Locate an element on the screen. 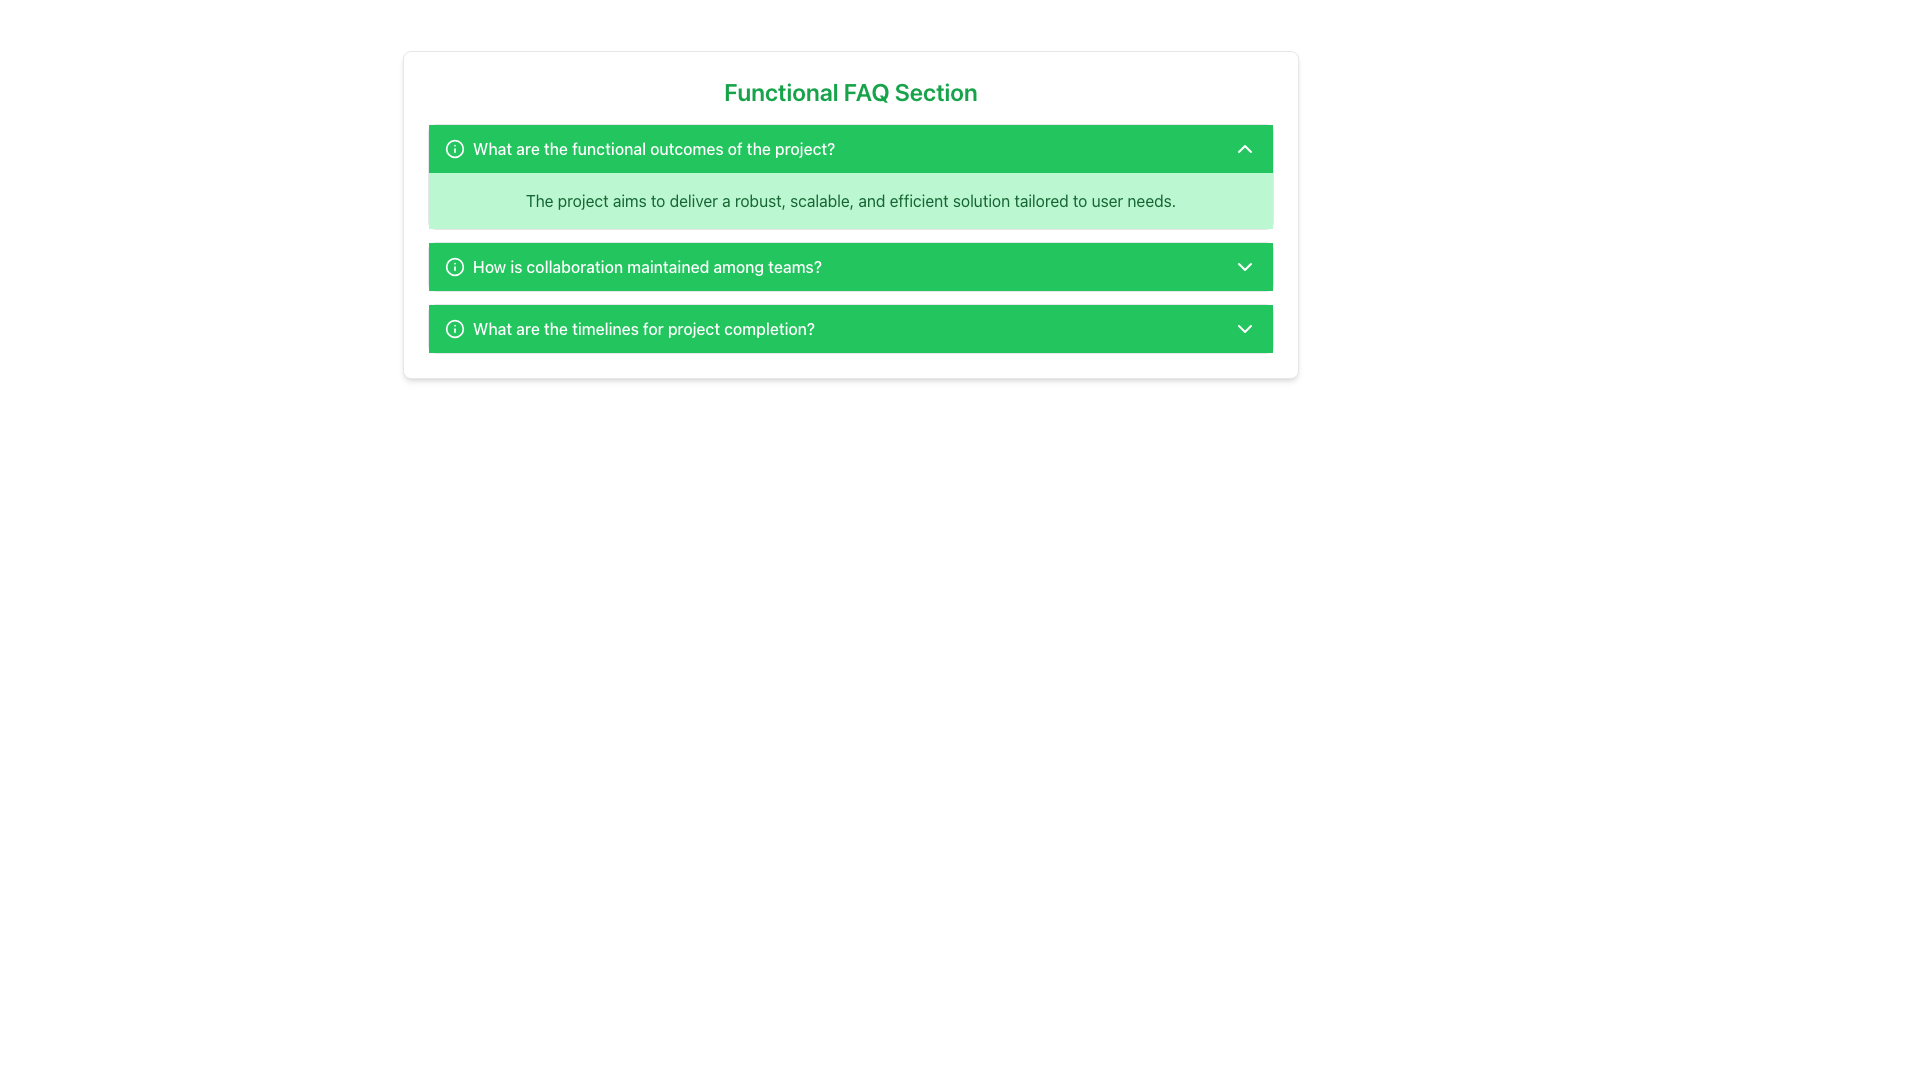 The height and width of the screenshot is (1080, 1920). the Text Block with light green background and dark green text stating: 'The project aims to deliver a robust, scalable, and efficient solution tailored to user needs.' which is positioned below the header question 'What are the functional outcomes of the project?' is located at coordinates (850, 200).